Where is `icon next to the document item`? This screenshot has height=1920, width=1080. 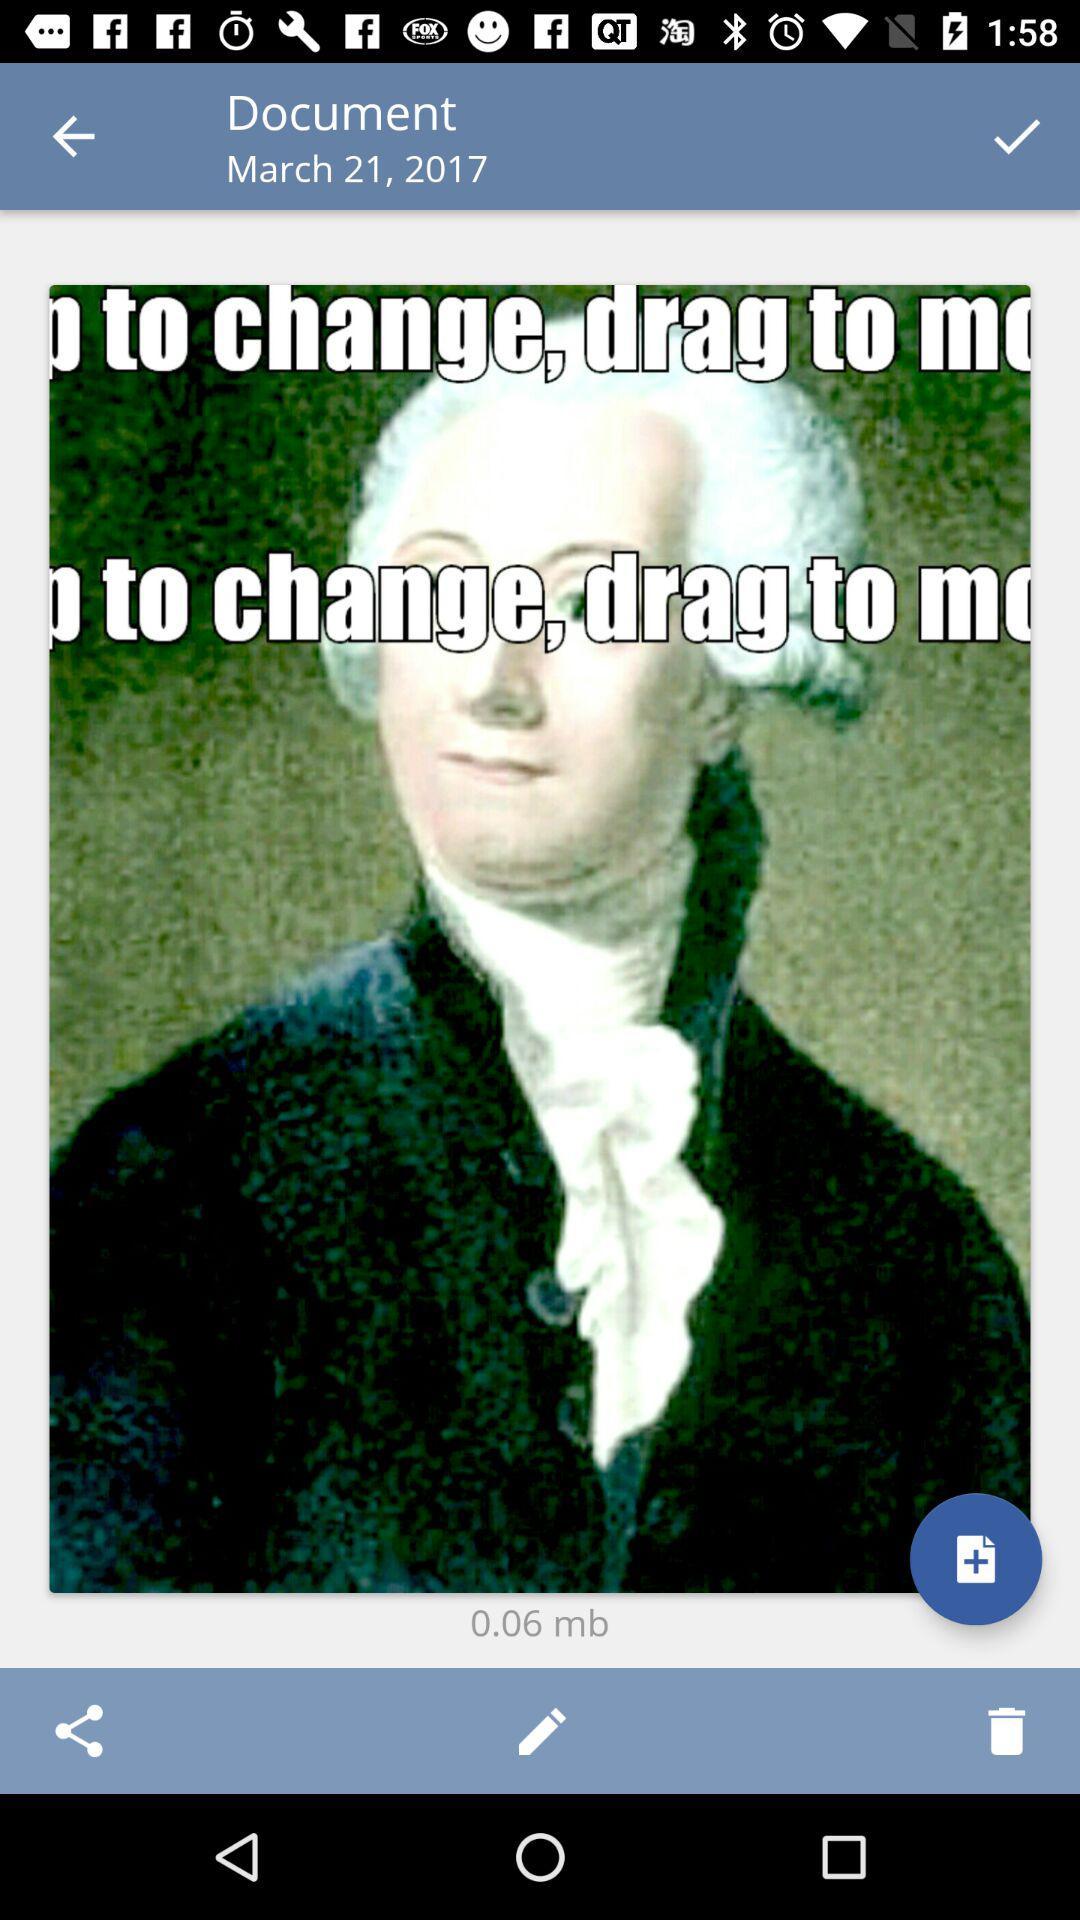 icon next to the document item is located at coordinates (72, 135).